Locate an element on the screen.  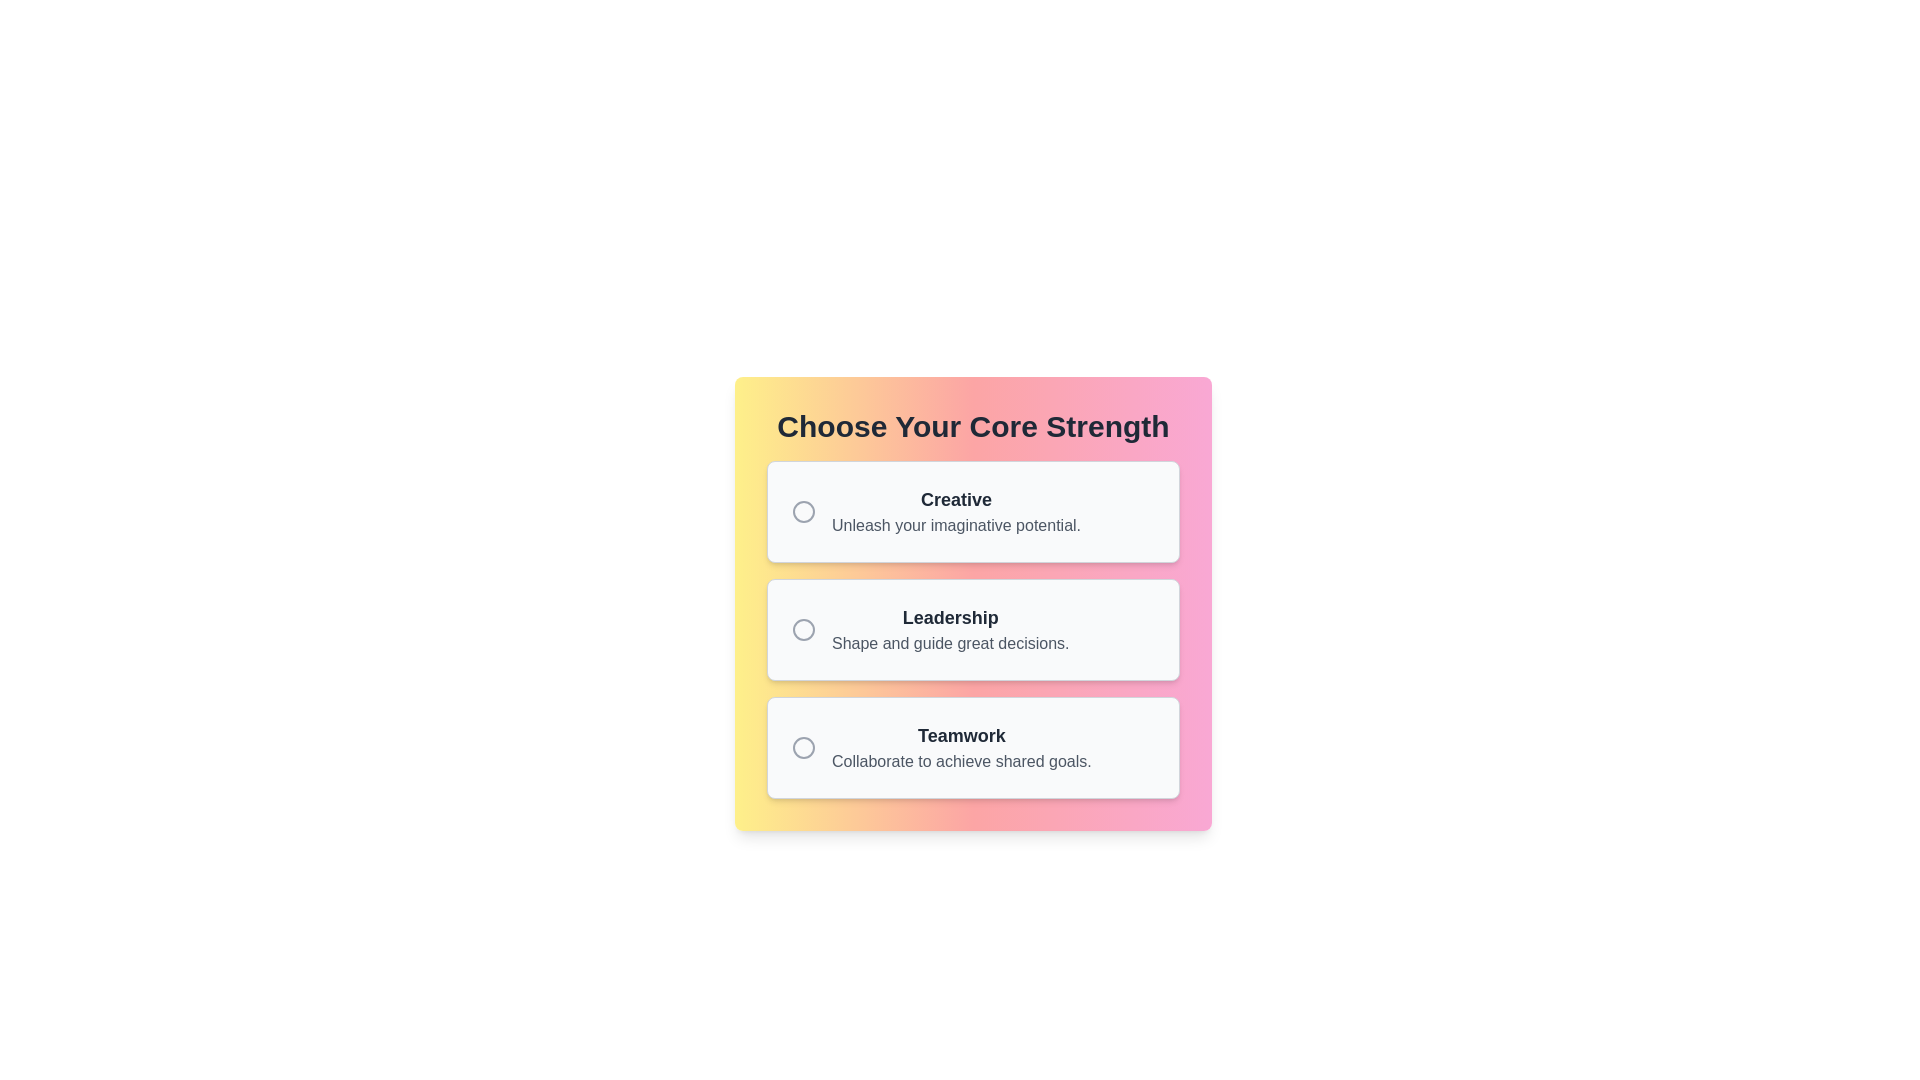
the selectable option labeled 'Leadership' located in the second position under the 'Choose Your Core Strength' heading is located at coordinates (973, 628).